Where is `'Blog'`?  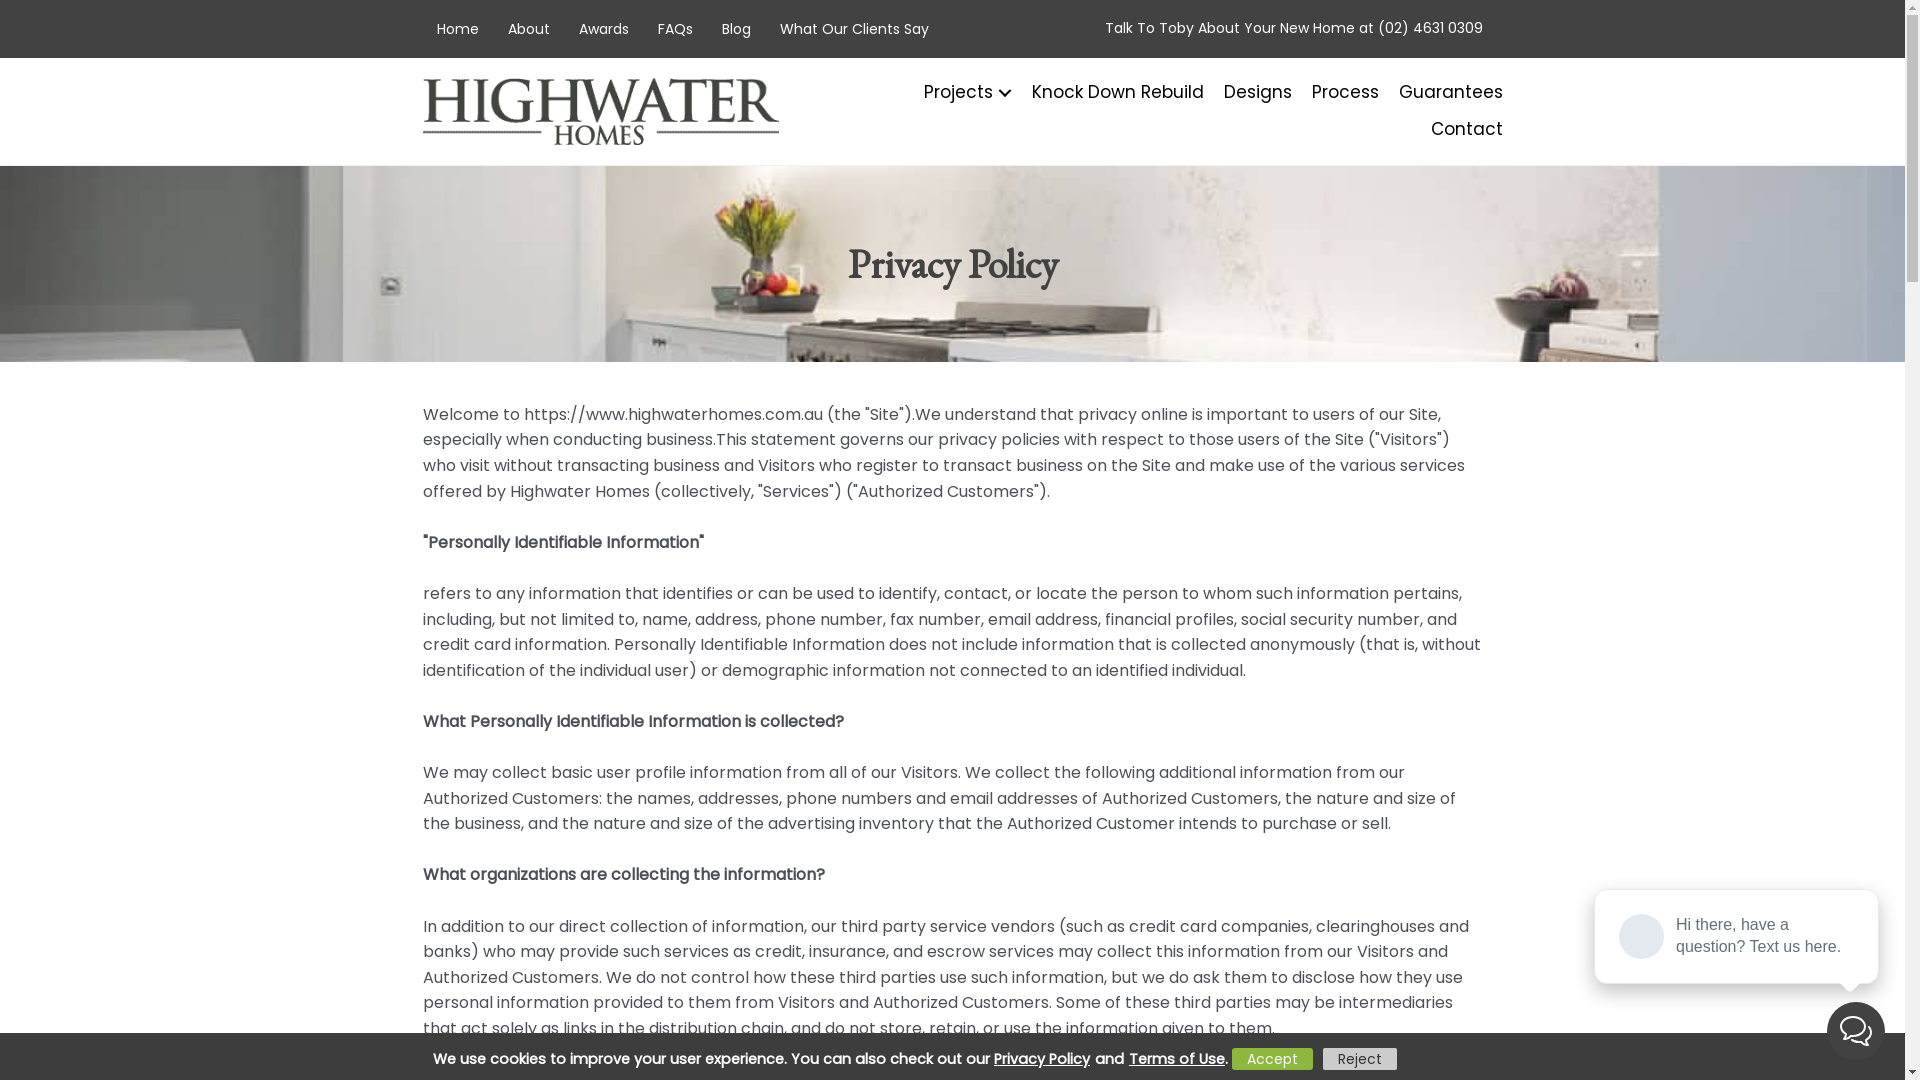 'Blog' is located at coordinates (735, 29).